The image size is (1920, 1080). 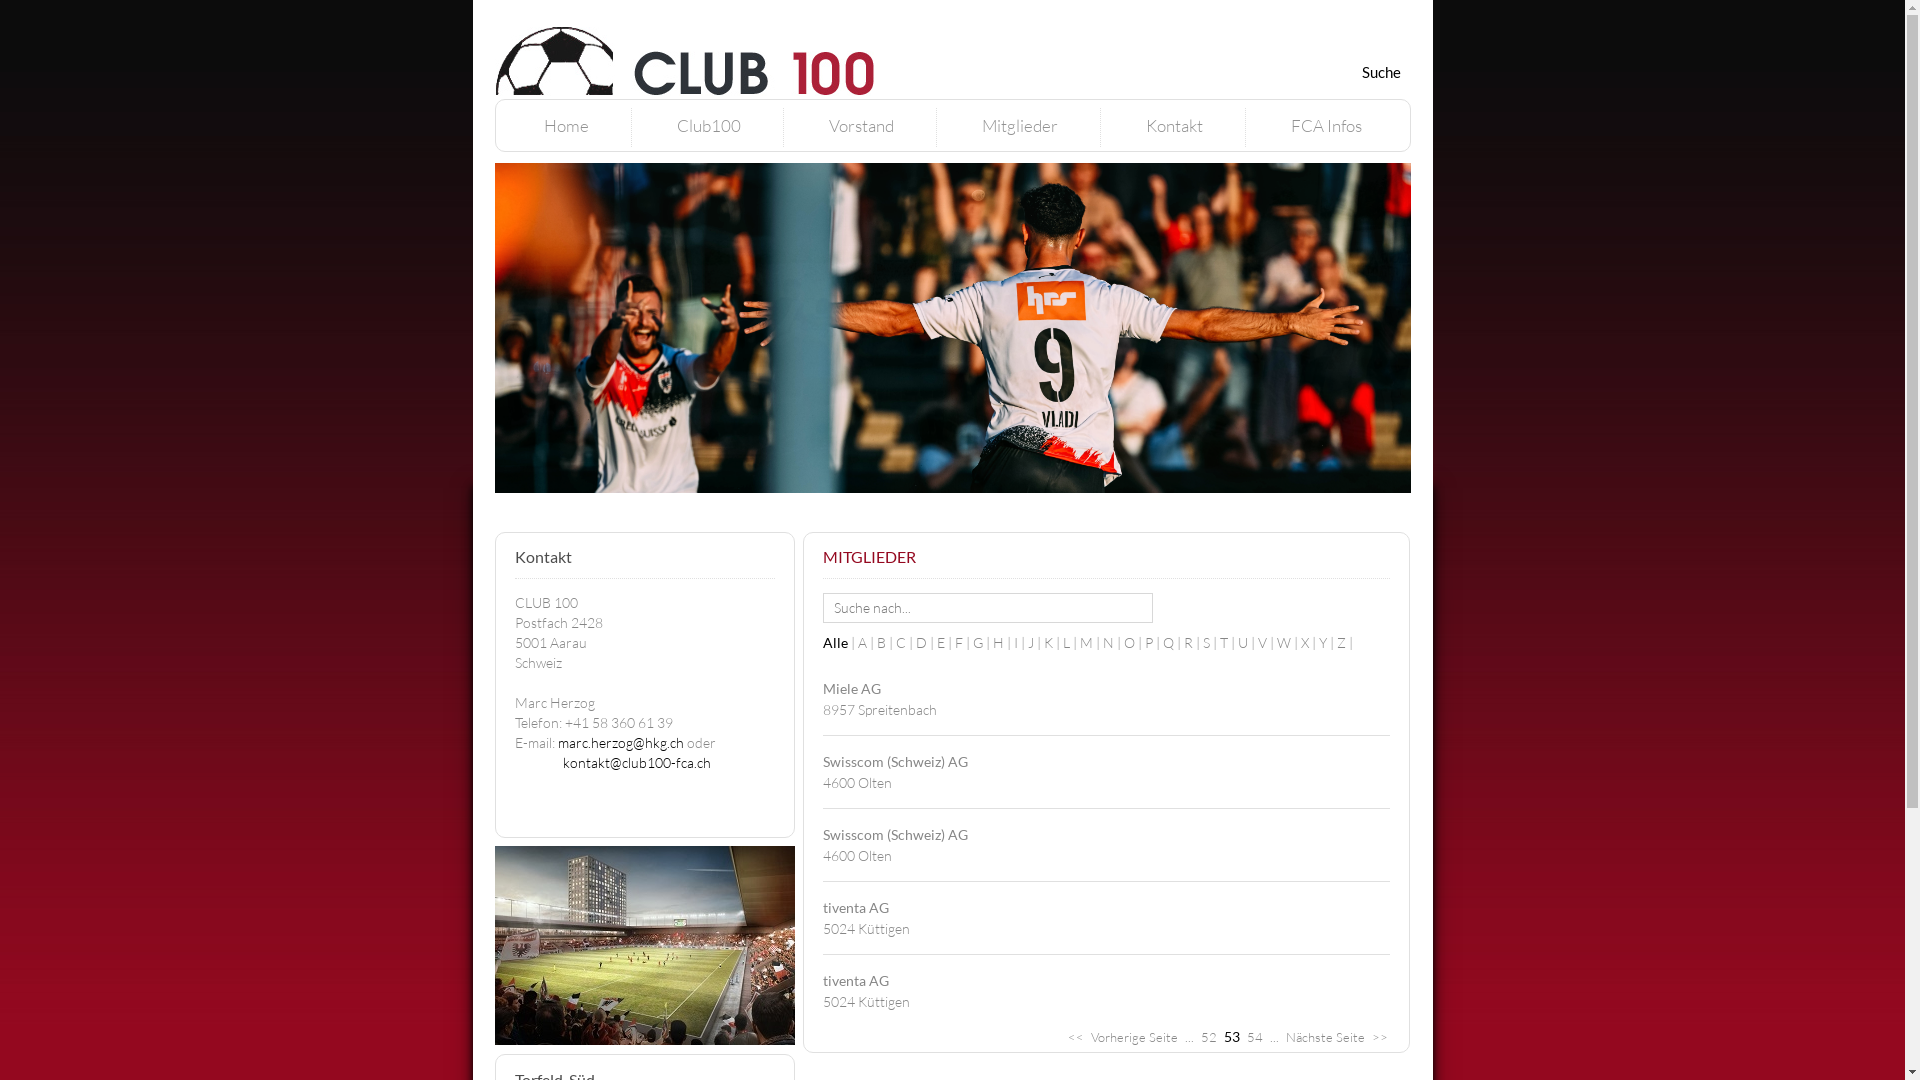 What do you see at coordinates (1088, 1036) in the screenshot?
I see `'Vorherige Seite'` at bounding box center [1088, 1036].